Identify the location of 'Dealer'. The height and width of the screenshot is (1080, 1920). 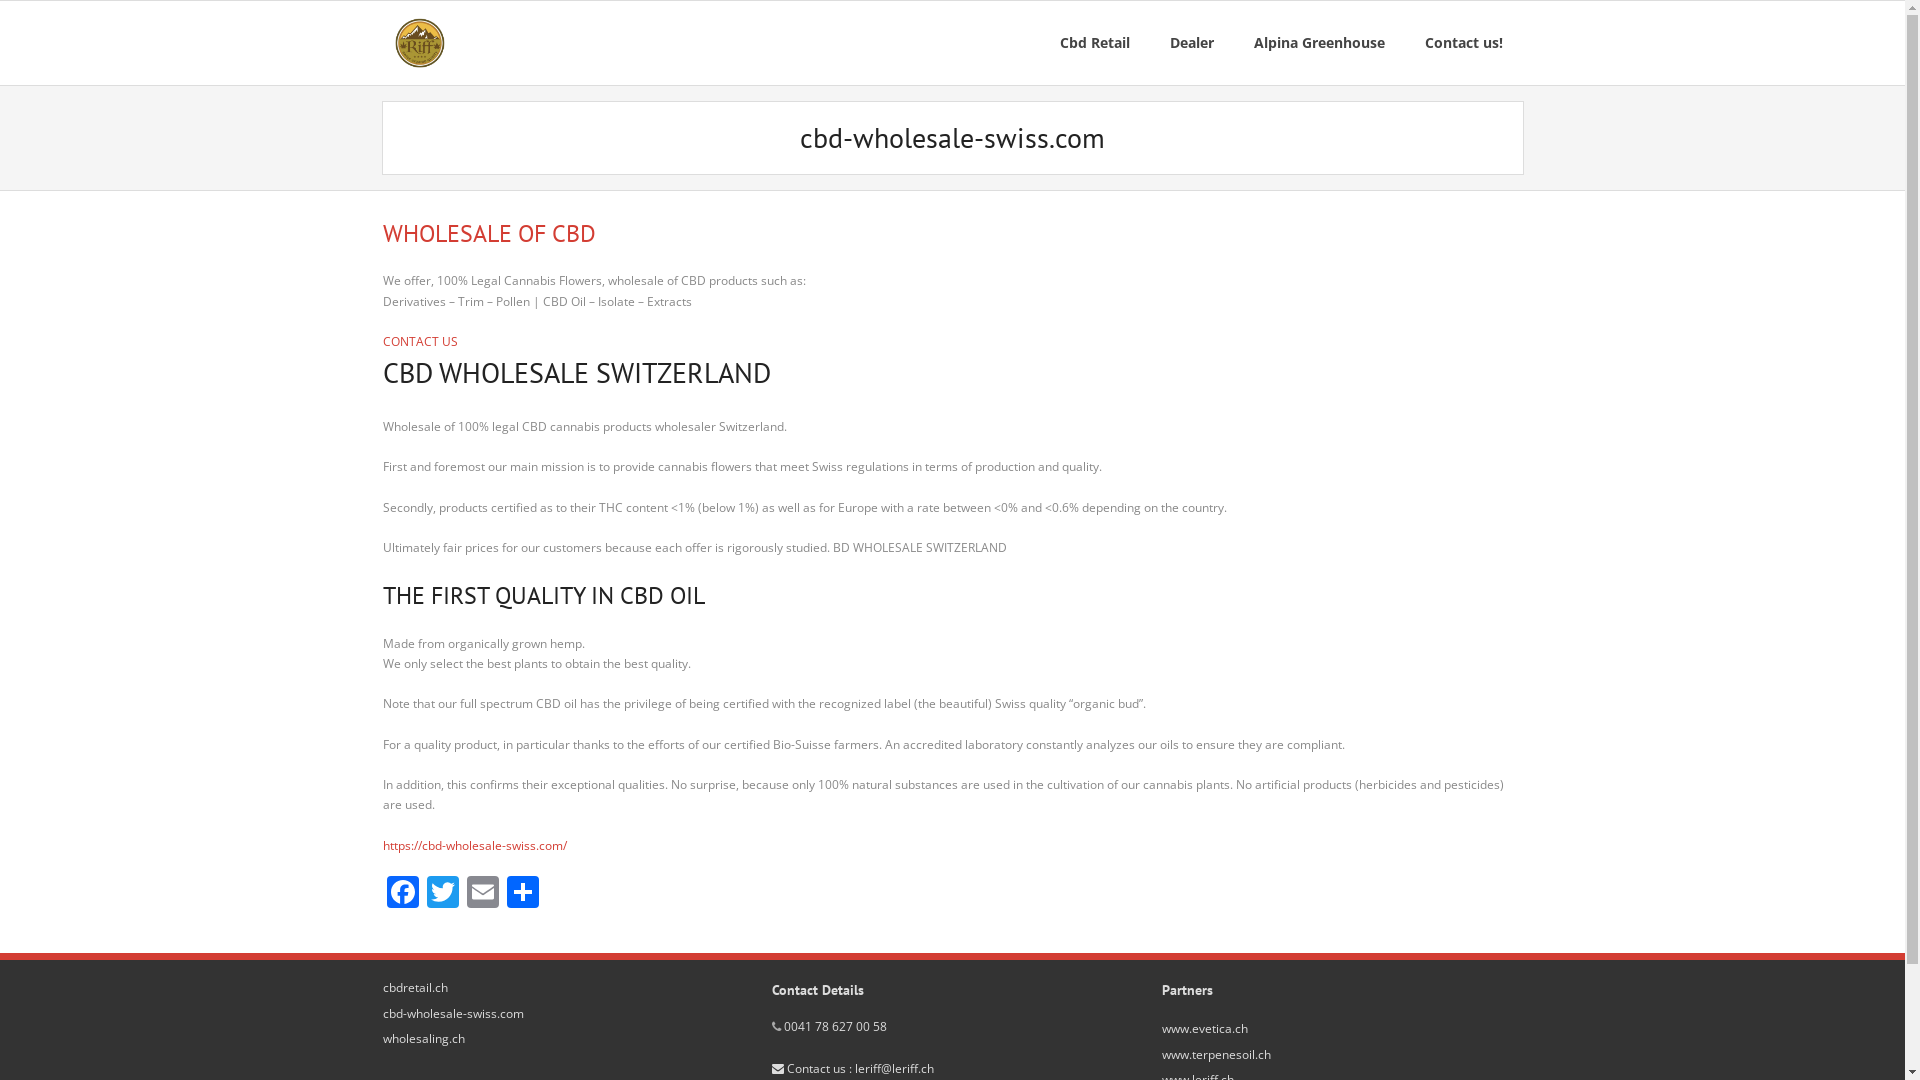
(1191, 42).